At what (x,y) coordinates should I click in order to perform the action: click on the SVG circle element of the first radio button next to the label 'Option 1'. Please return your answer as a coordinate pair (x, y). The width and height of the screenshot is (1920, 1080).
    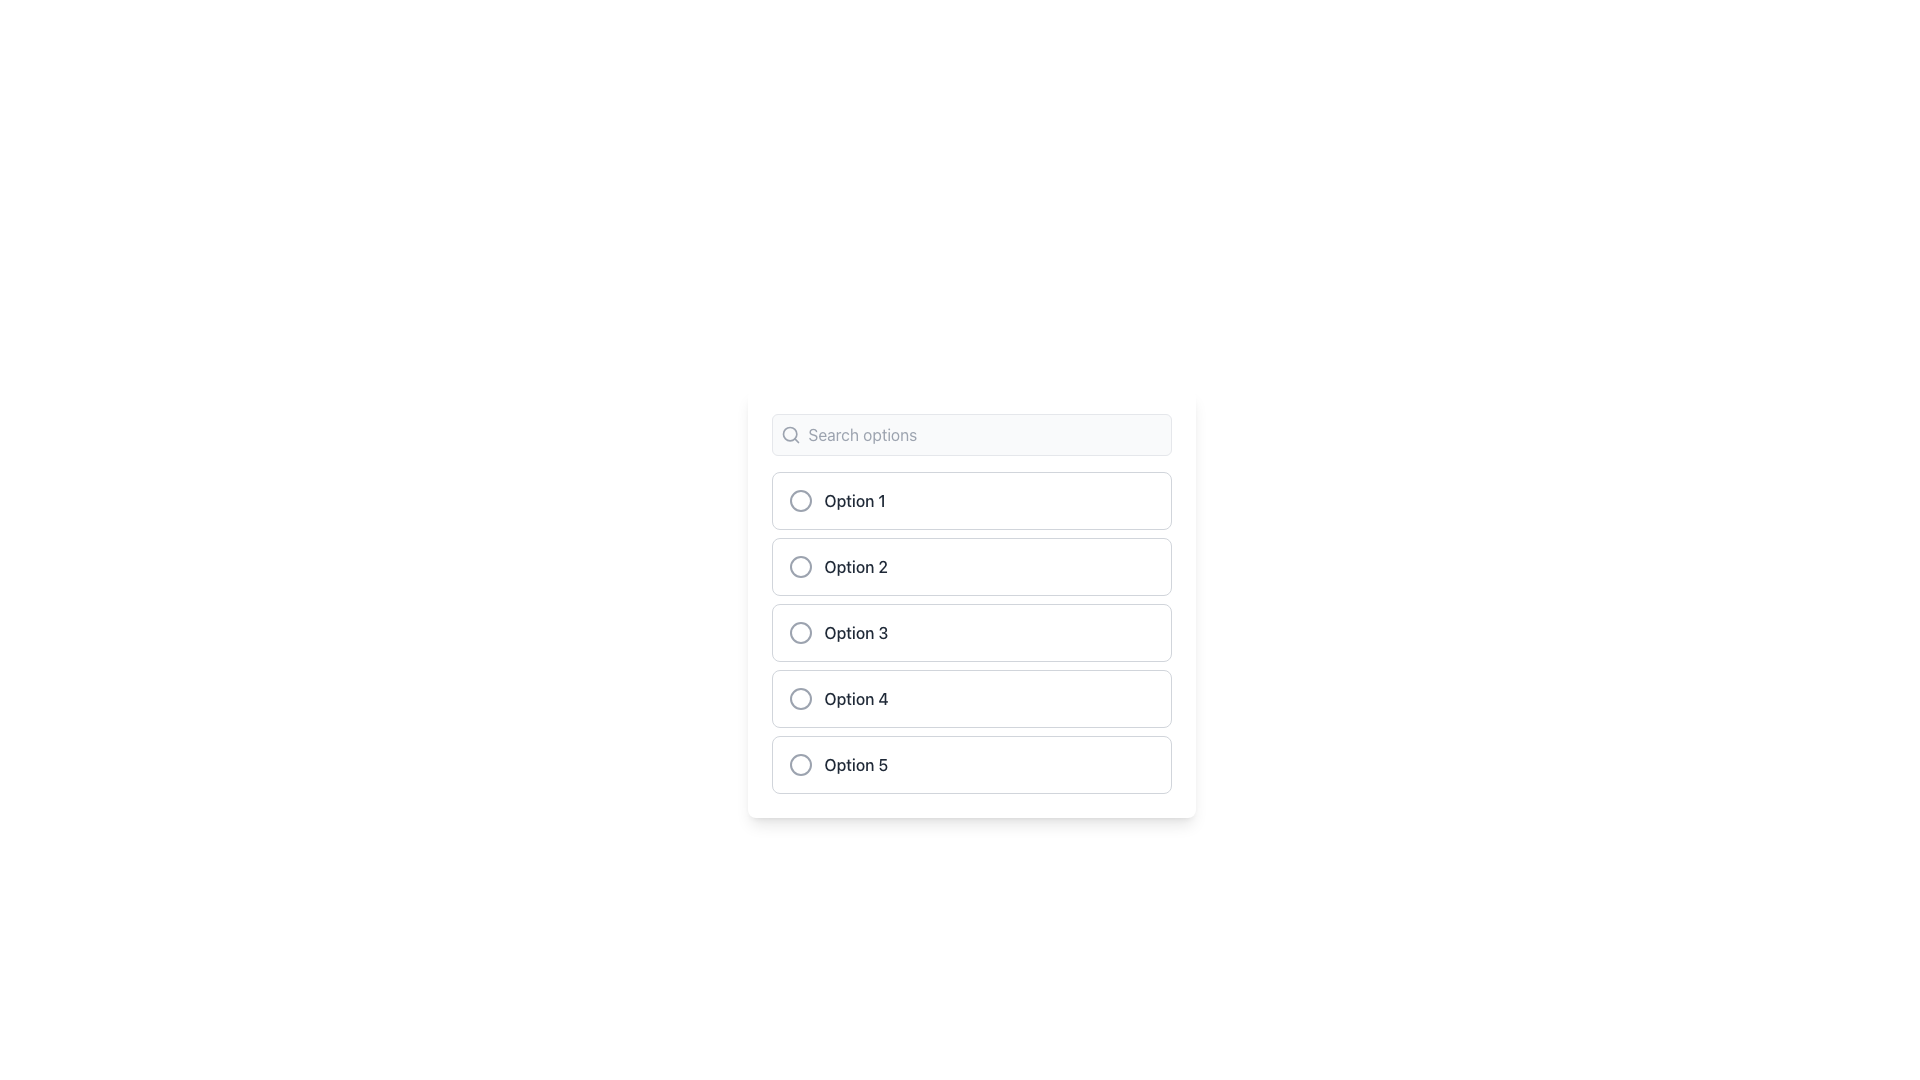
    Looking at the image, I should click on (800, 500).